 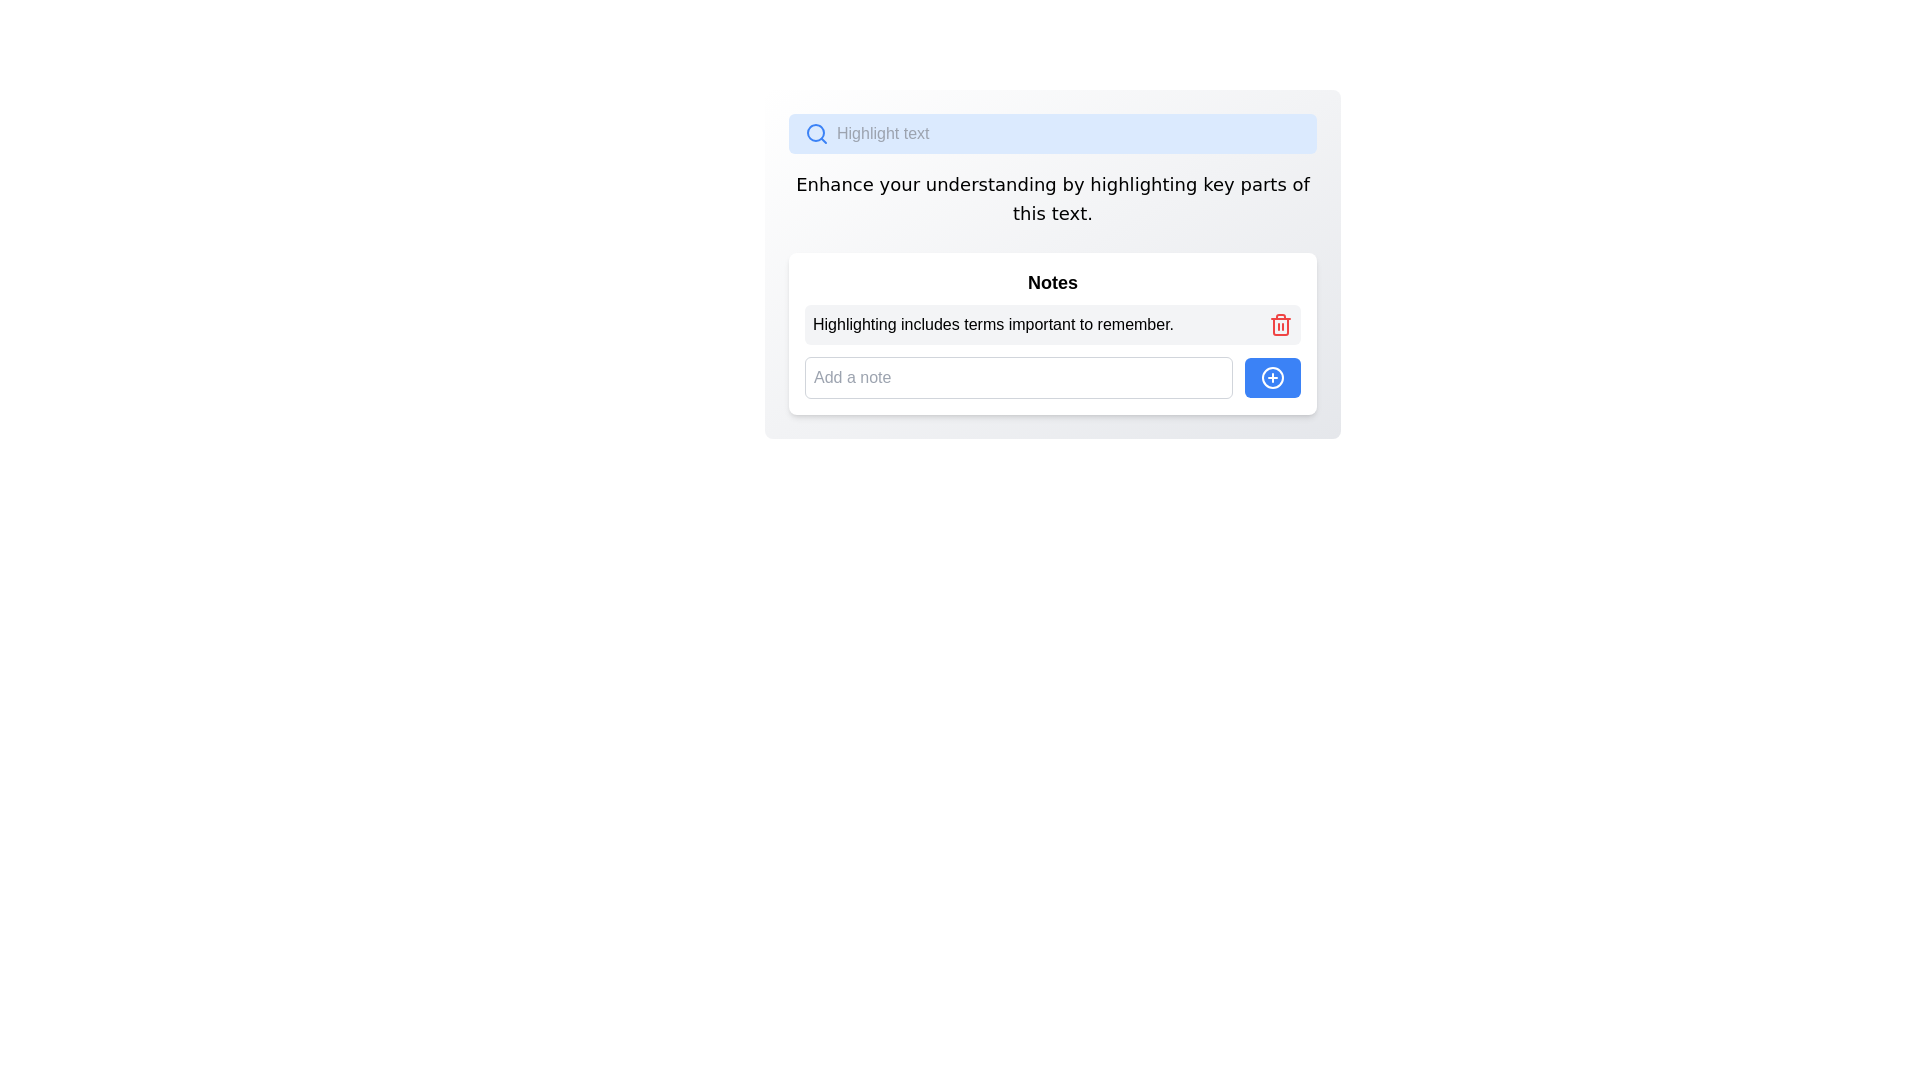 What do you see at coordinates (1272, 184) in the screenshot?
I see `the character 't' in the word 'parts' of the sentence 'Enhance your understanding by highlighting key parts of this text.' which is located near the top section of the UI, above the 'Notes' section` at bounding box center [1272, 184].